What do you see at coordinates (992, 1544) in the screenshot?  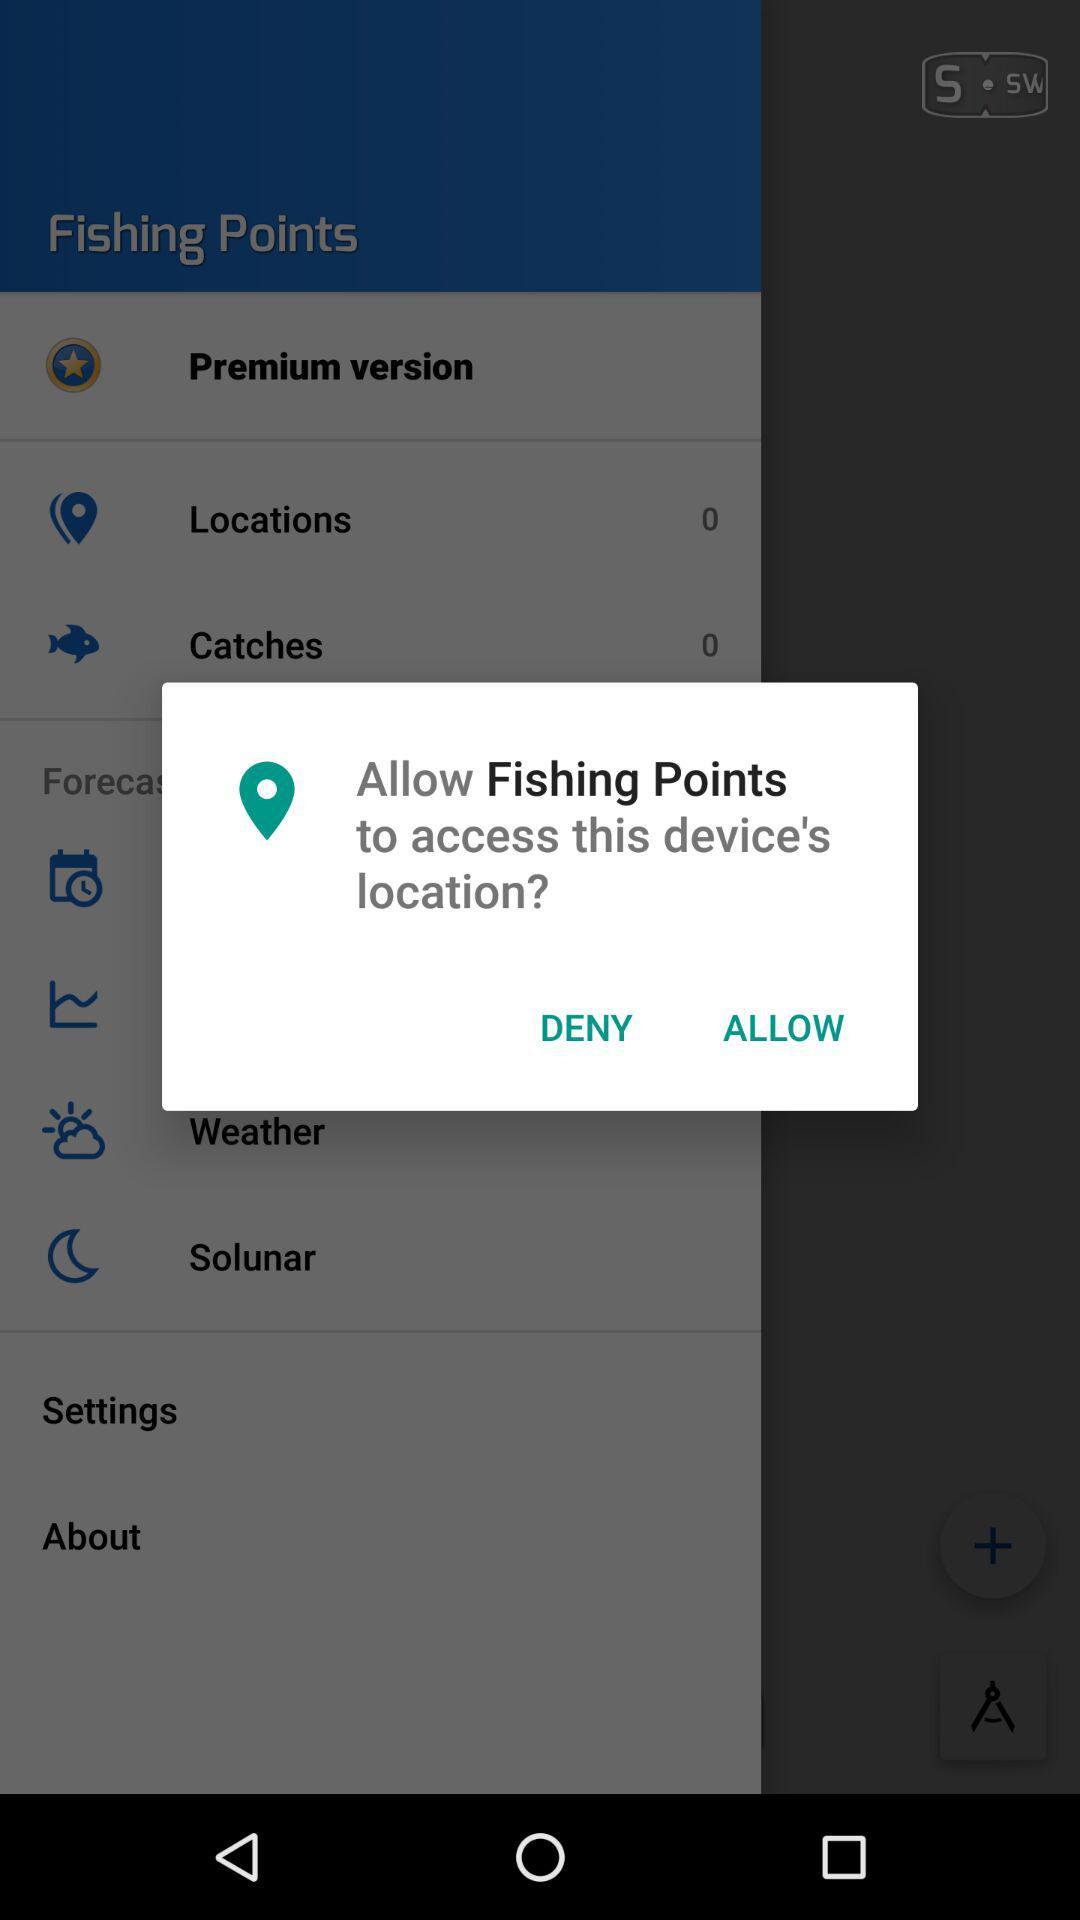 I see `the add icon` at bounding box center [992, 1544].